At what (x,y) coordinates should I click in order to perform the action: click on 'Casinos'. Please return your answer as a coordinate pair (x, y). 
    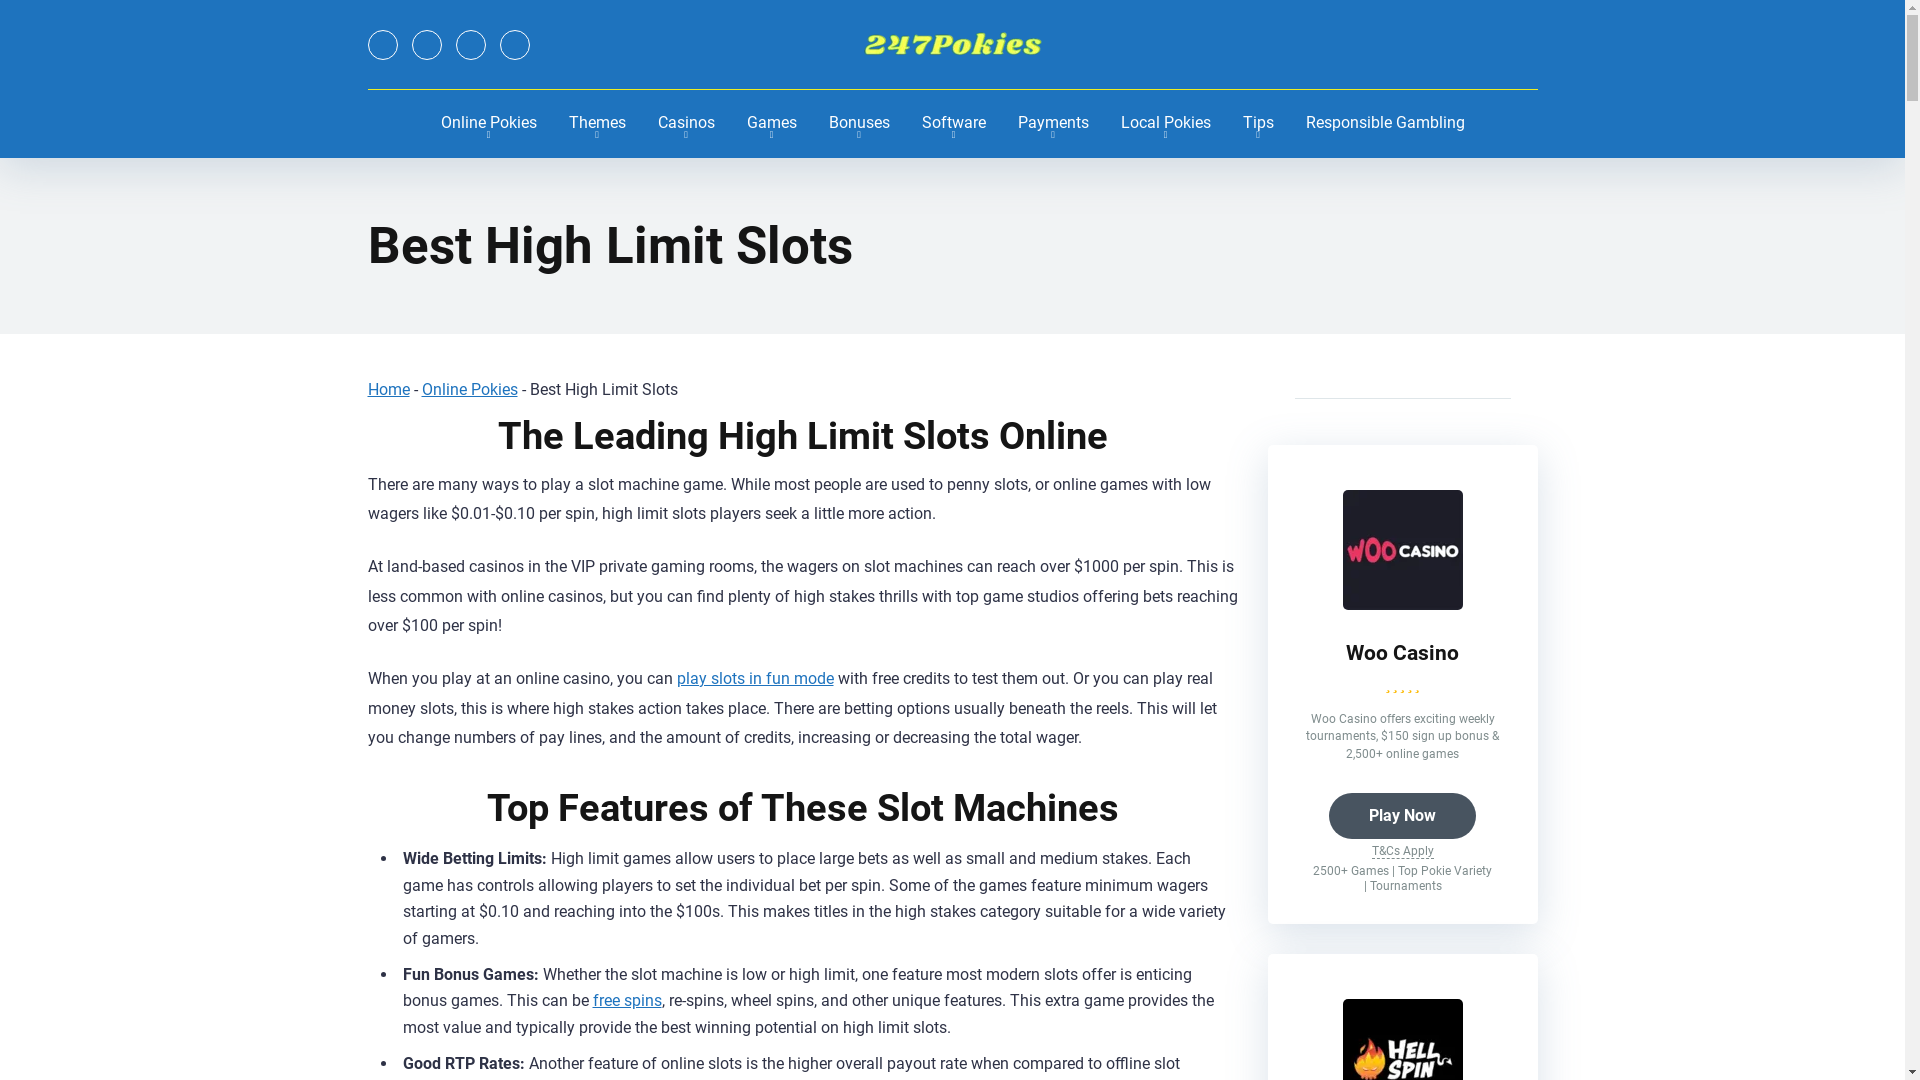
    Looking at the image, I should click on (686, 123).